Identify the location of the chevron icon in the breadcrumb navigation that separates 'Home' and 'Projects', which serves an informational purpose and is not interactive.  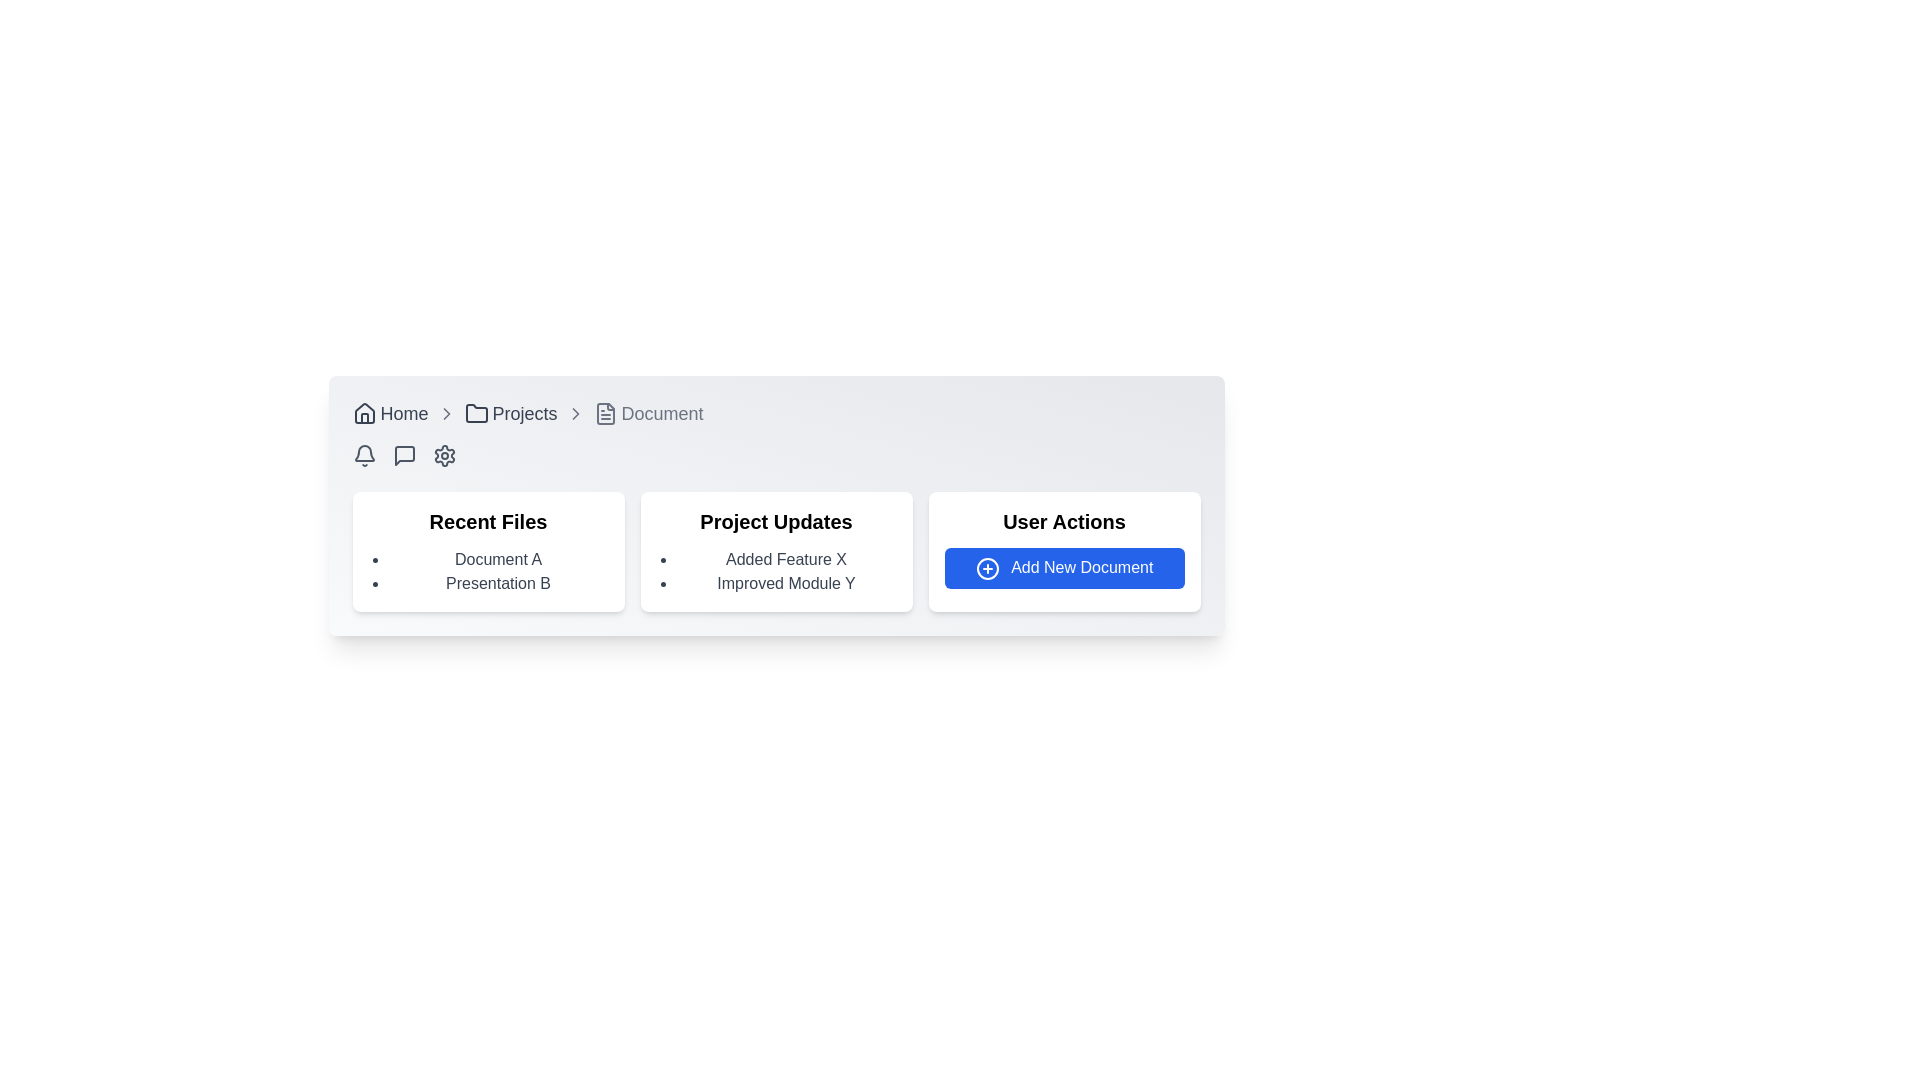
(445, 412).